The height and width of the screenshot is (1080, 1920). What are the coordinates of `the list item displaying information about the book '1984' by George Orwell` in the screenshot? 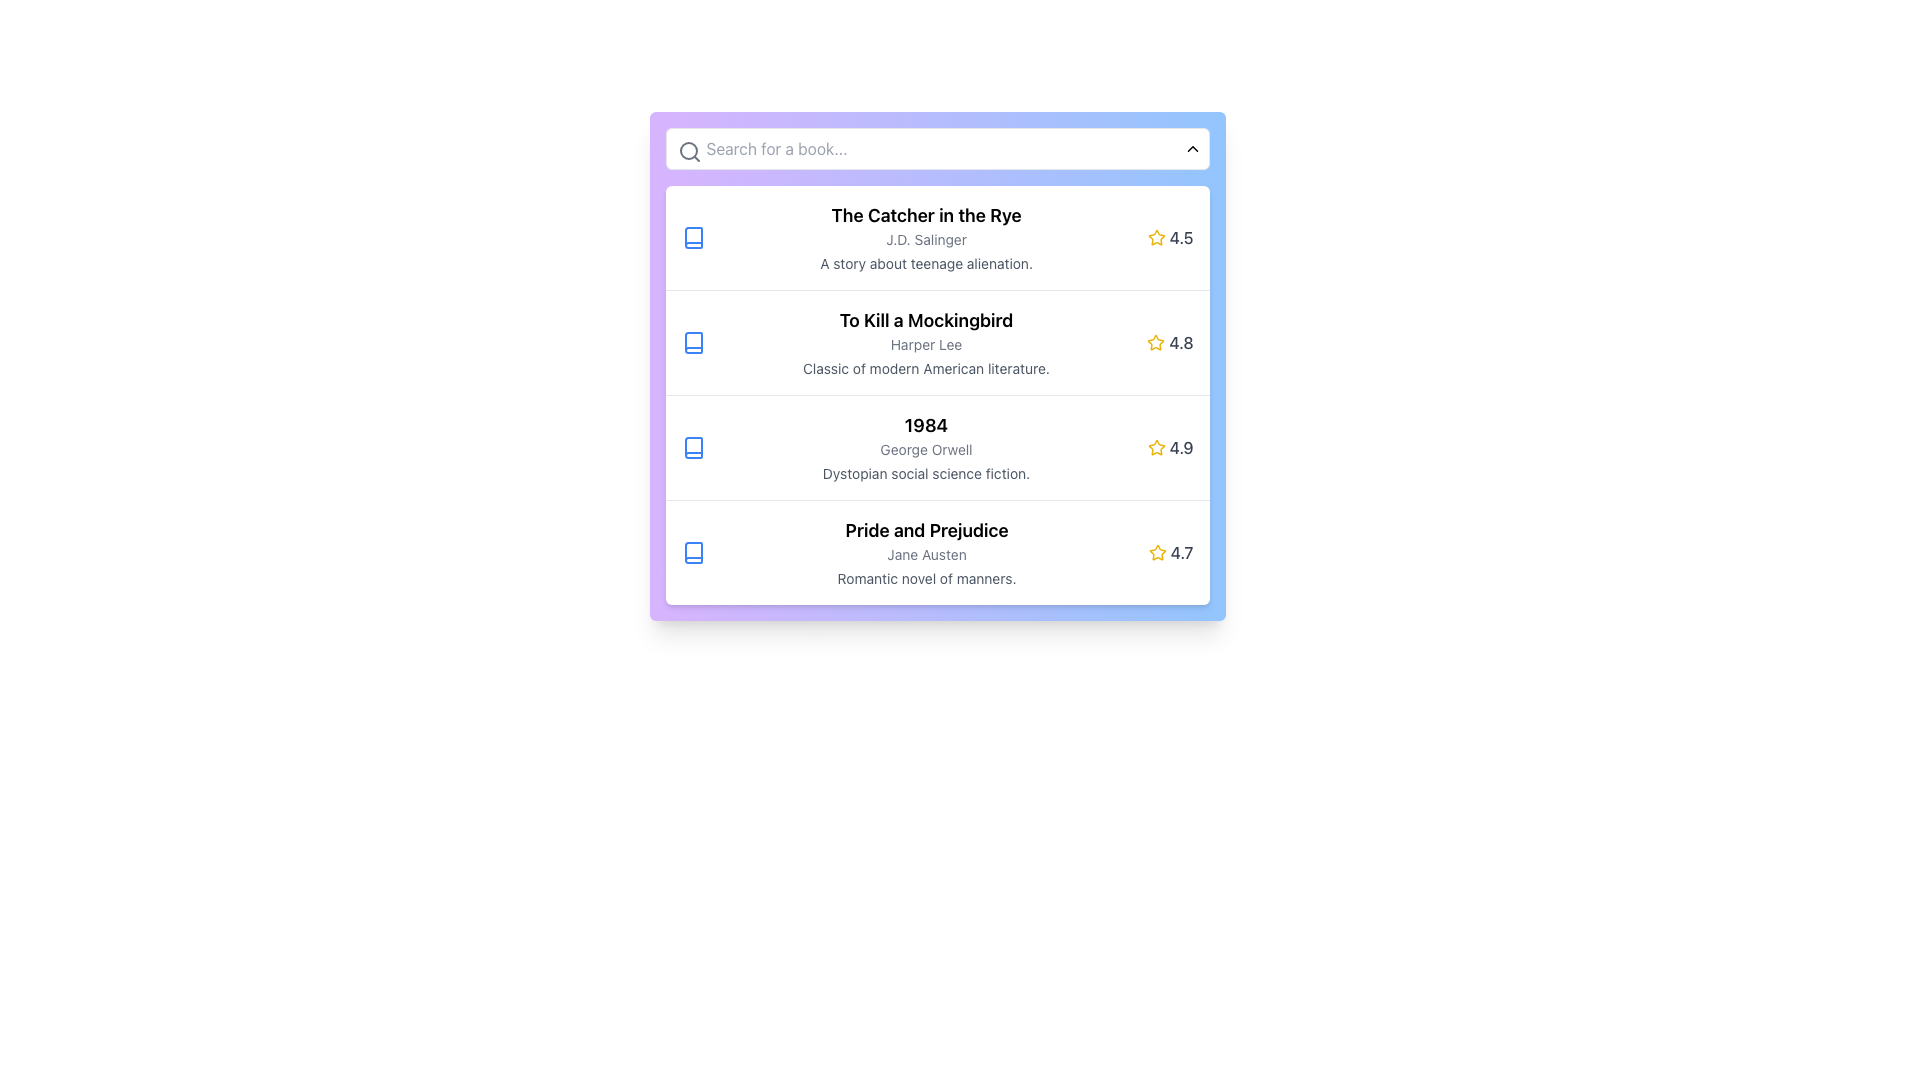 It's located at (936, 446).